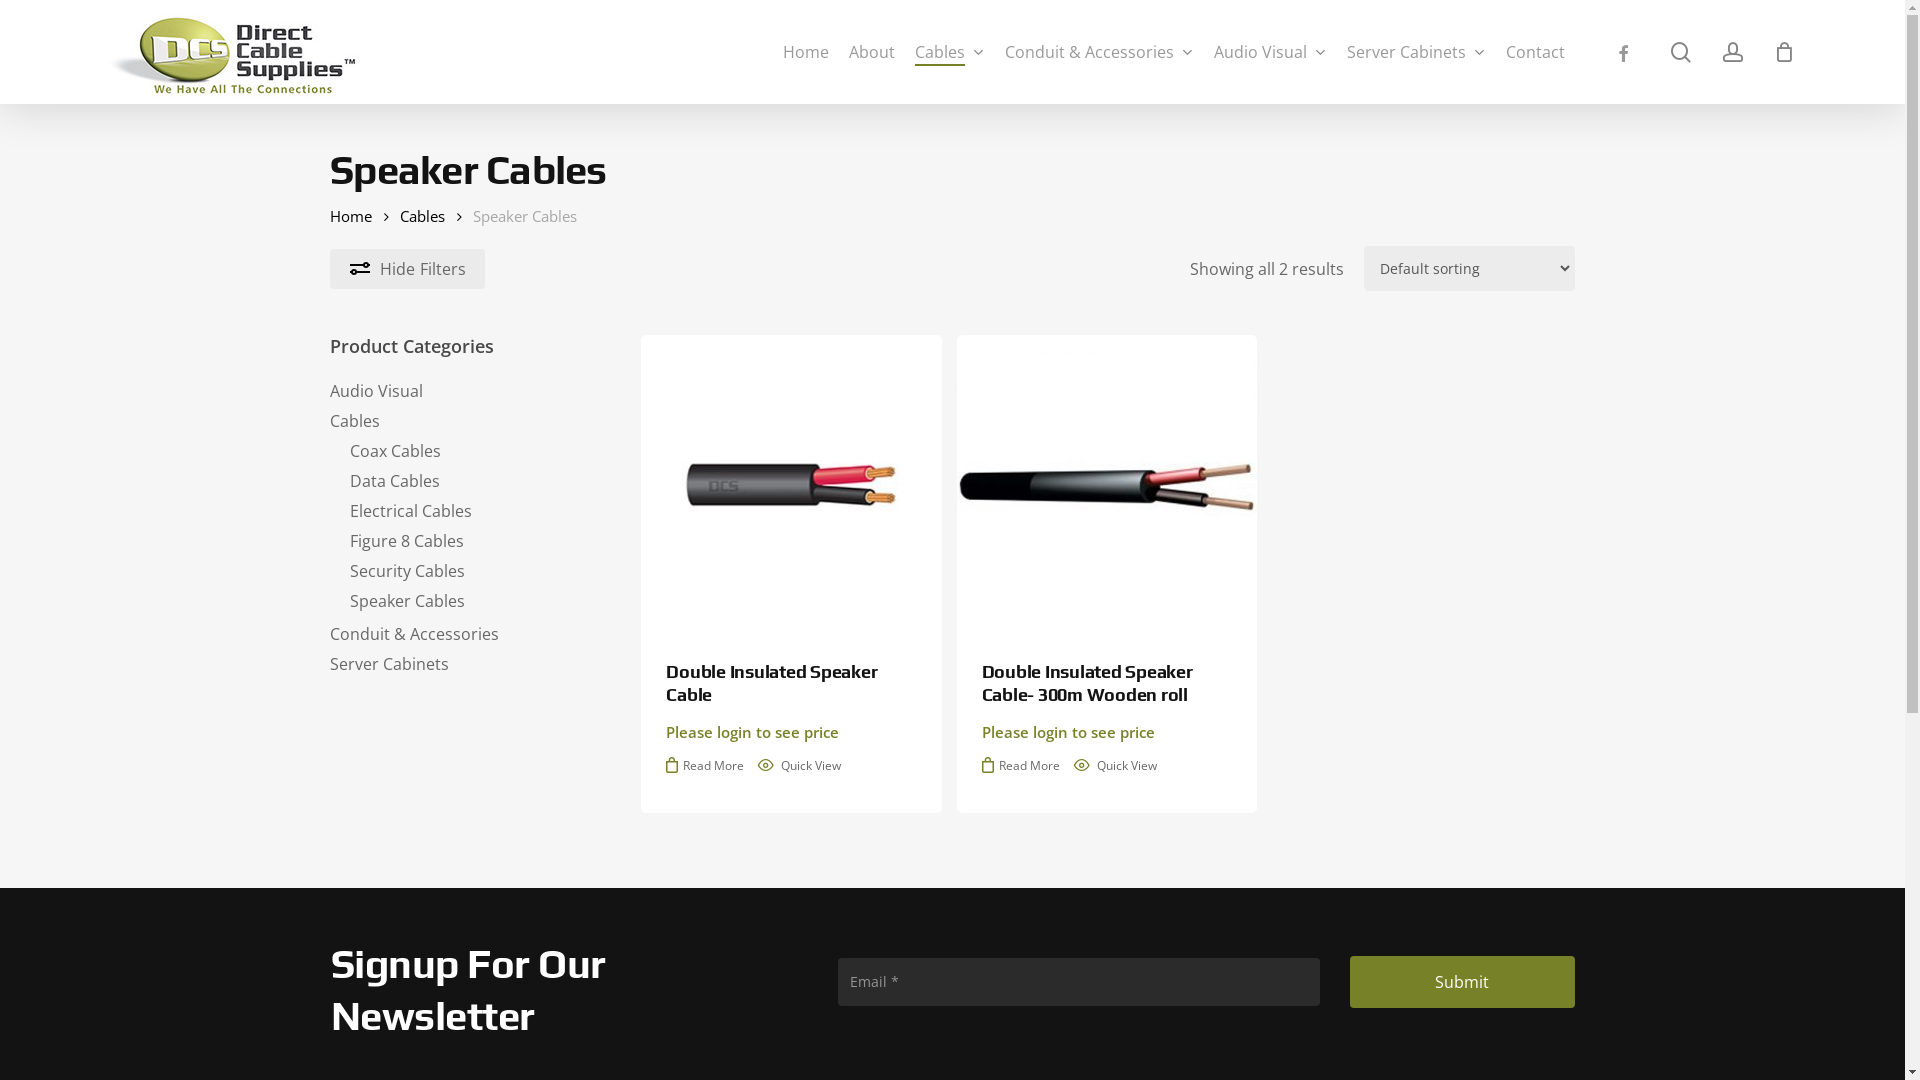 The width and height of the screenshot is (1920, 1080). Describe the element at coordinates (1213, 50) in the screenshot. I see `'Audio Visual'` at that location.